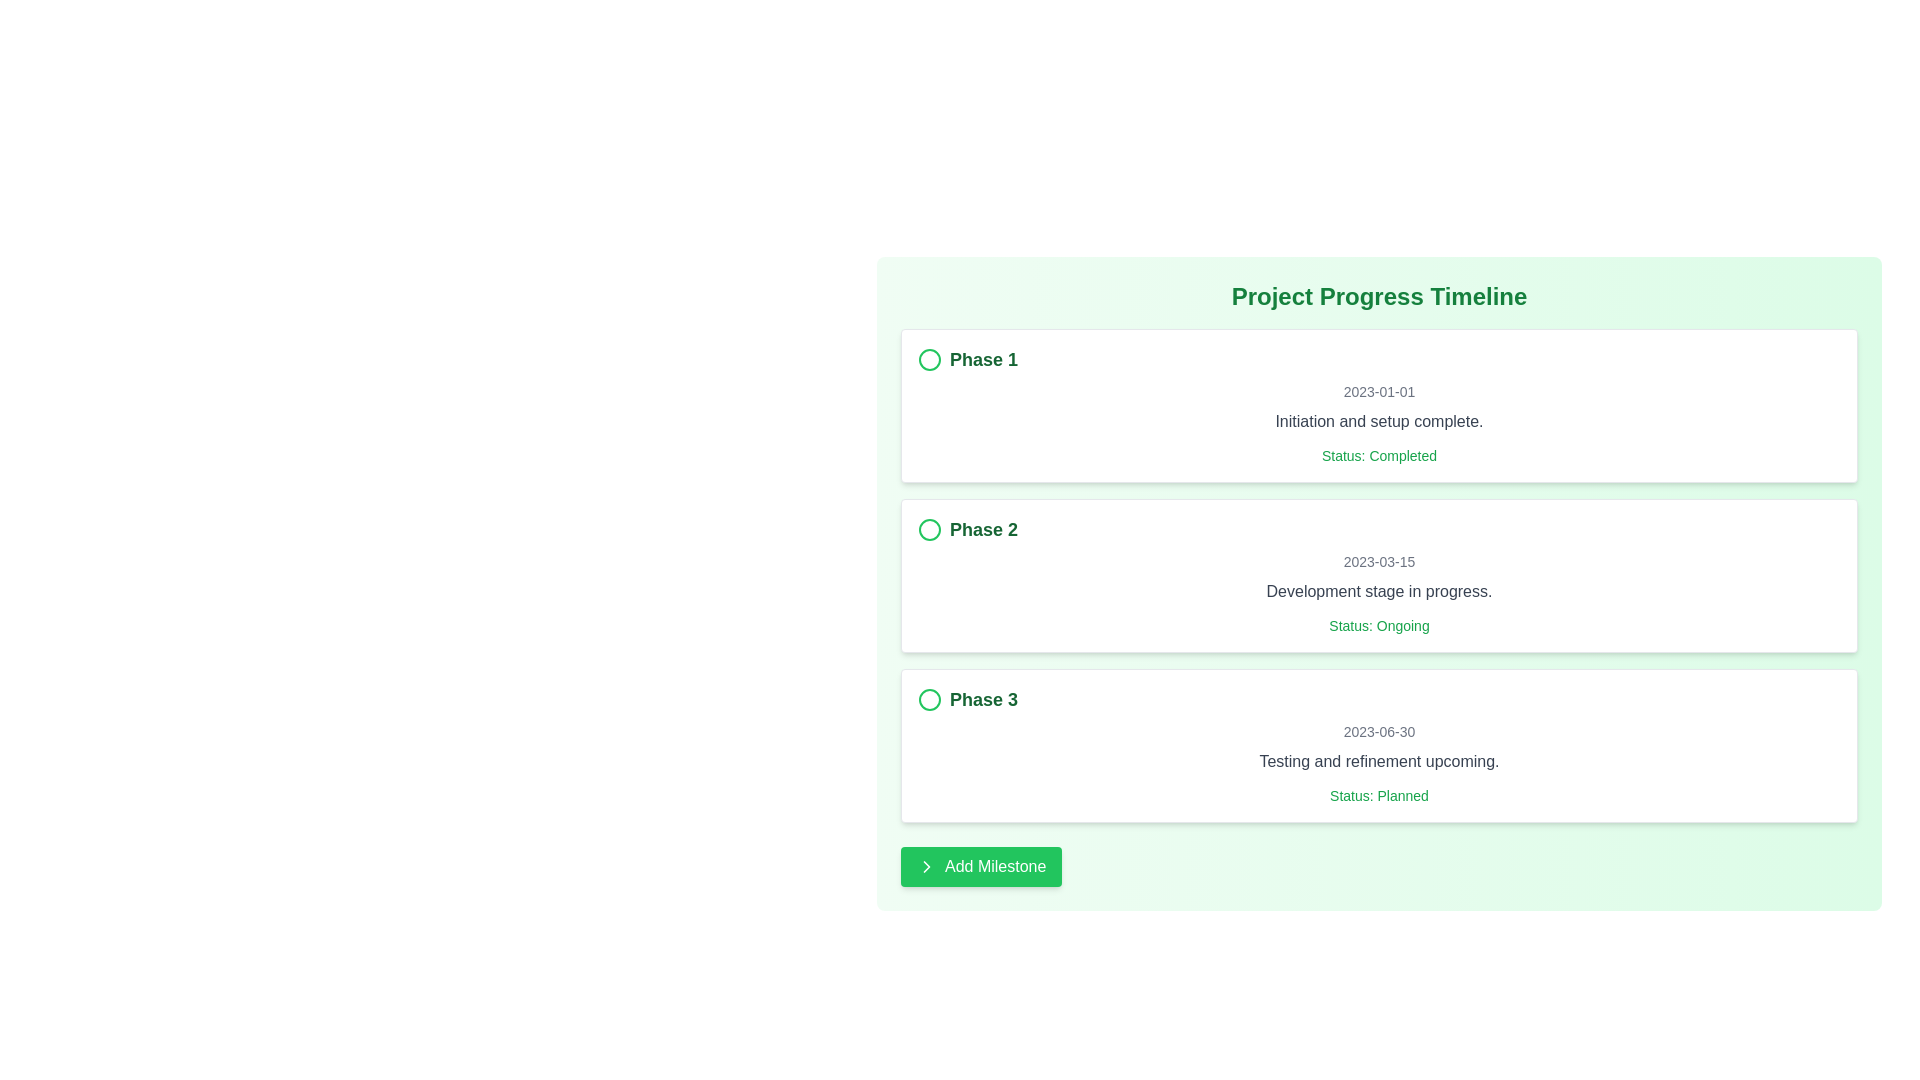  What do you see at coordinates (929, 528) in the screenshot?
I see `the circular Indicator Icon preceding the label 'Phase 2' in the project progress timeline` at bounding box center [929, 528].